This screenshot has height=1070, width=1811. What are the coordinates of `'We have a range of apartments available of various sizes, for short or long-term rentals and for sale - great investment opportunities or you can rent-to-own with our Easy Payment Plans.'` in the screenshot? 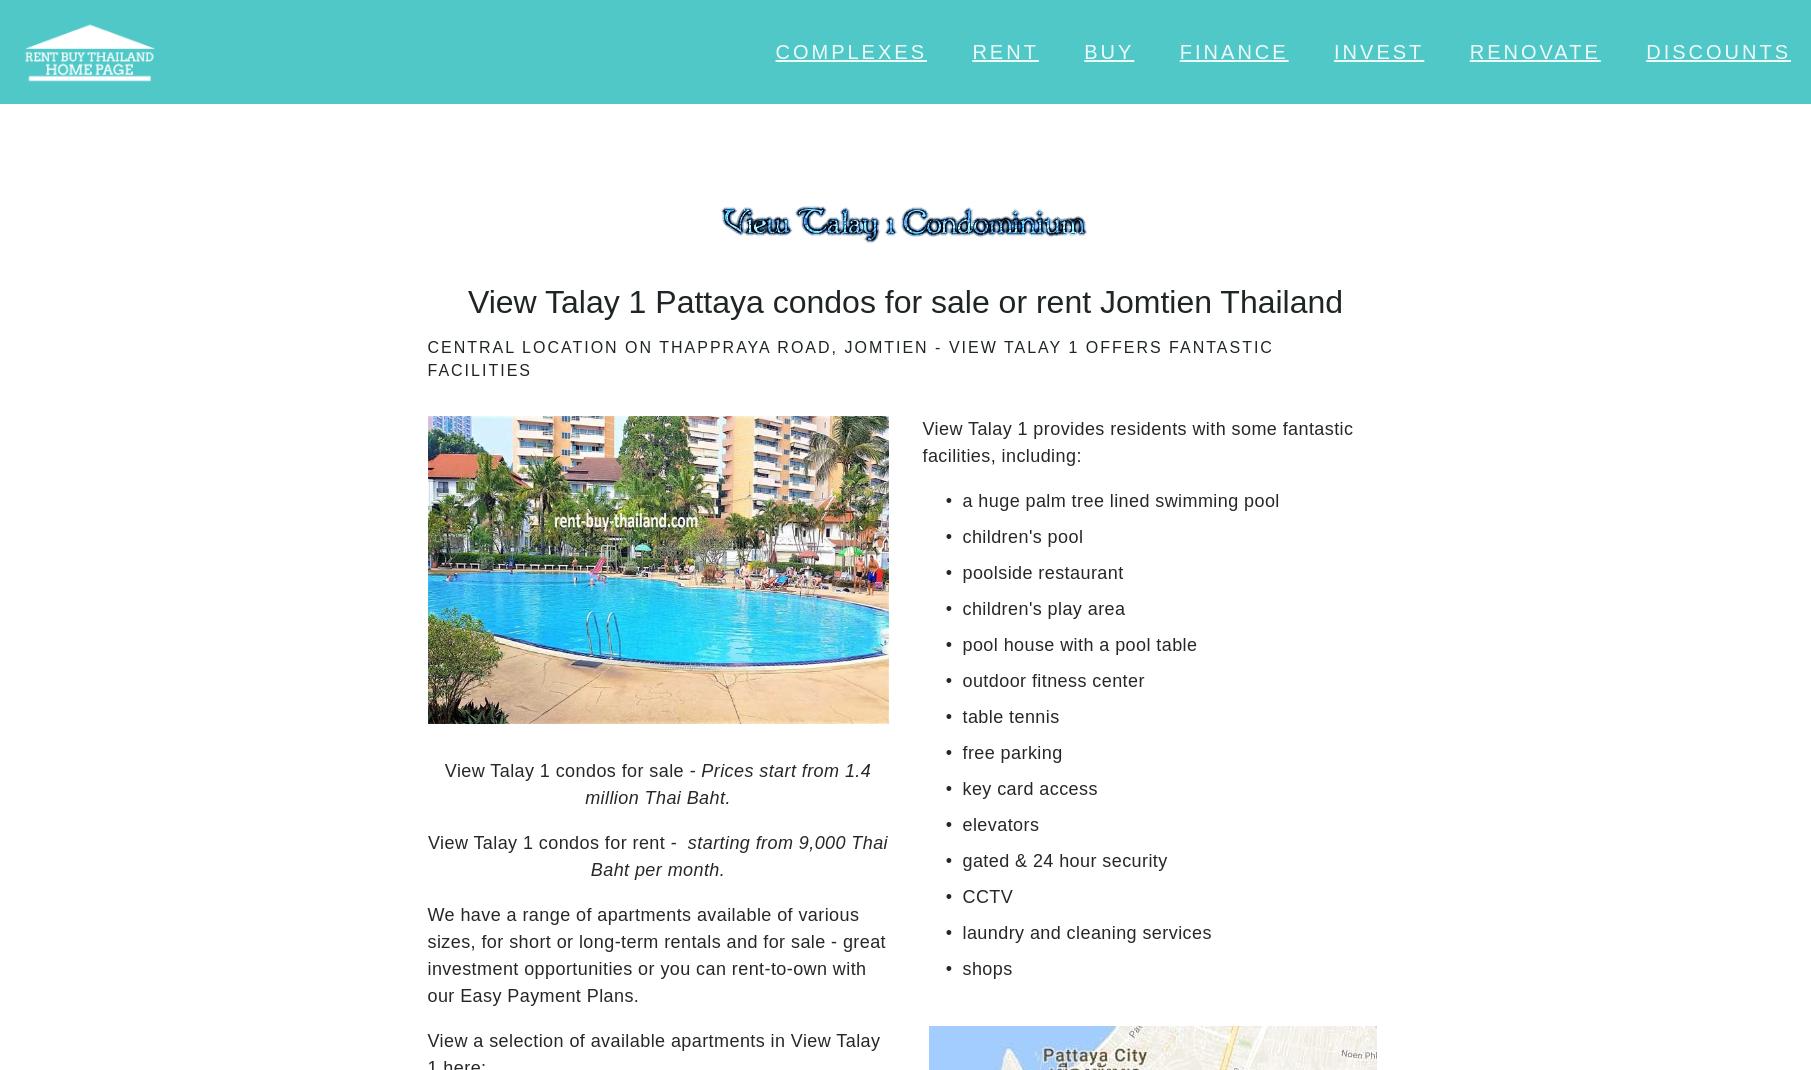 It's located at (659, 953).